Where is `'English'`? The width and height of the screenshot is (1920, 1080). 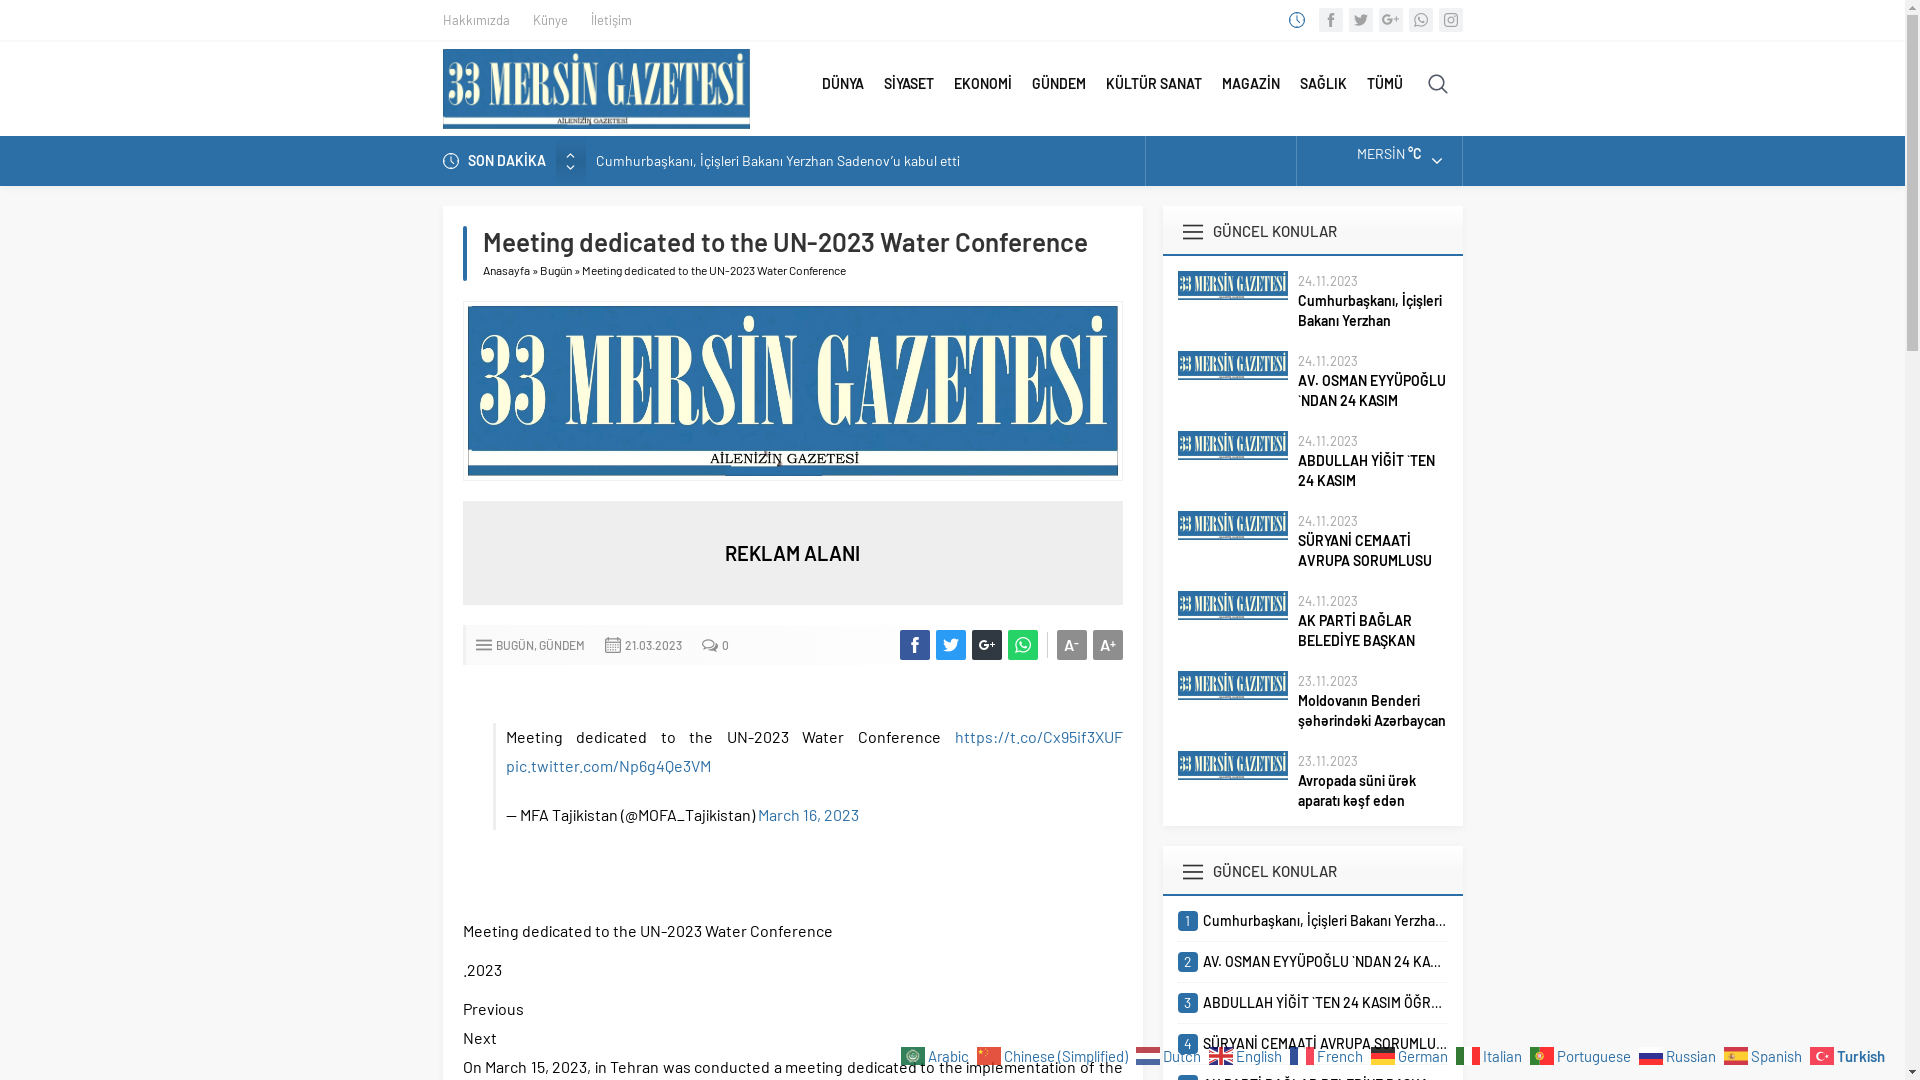
'English' is located at coordinates (1247, 1053).